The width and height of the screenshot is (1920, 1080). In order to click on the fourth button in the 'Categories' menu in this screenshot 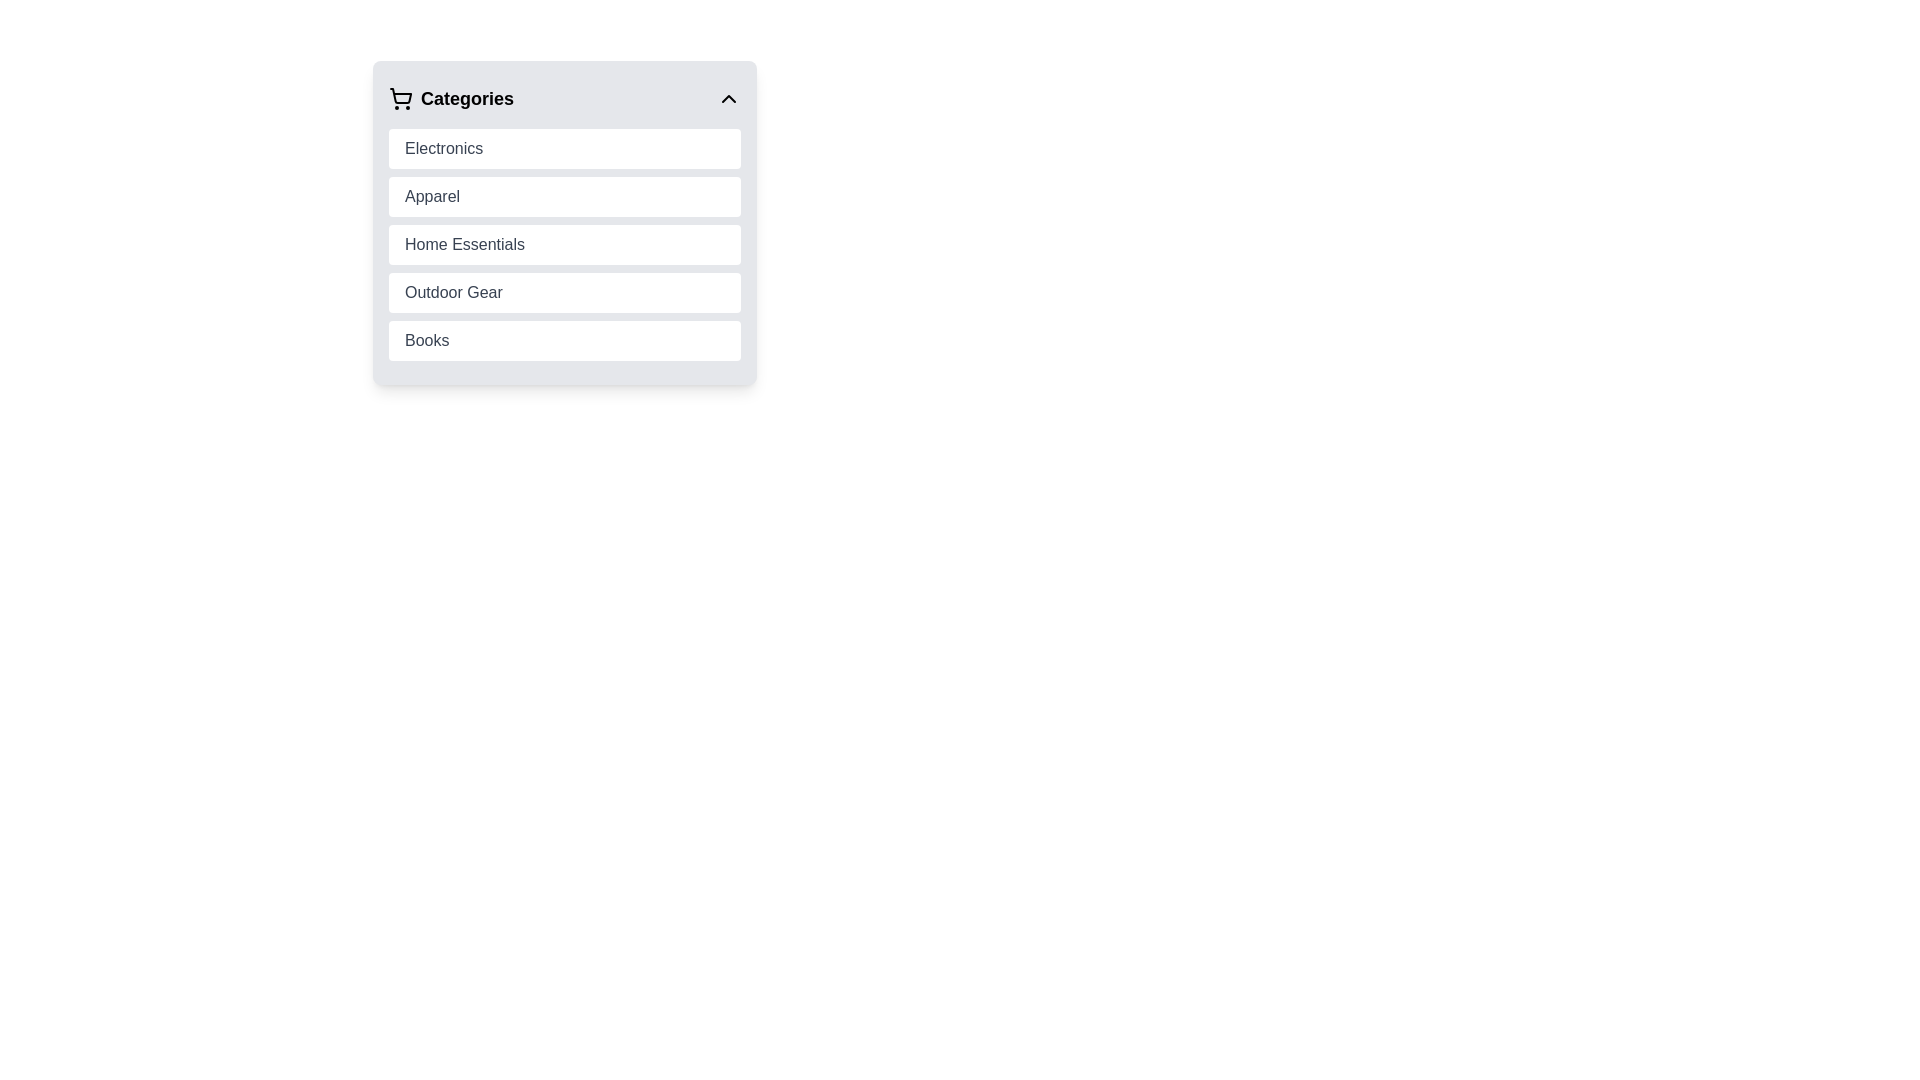, I will do `click(564, 293)`.